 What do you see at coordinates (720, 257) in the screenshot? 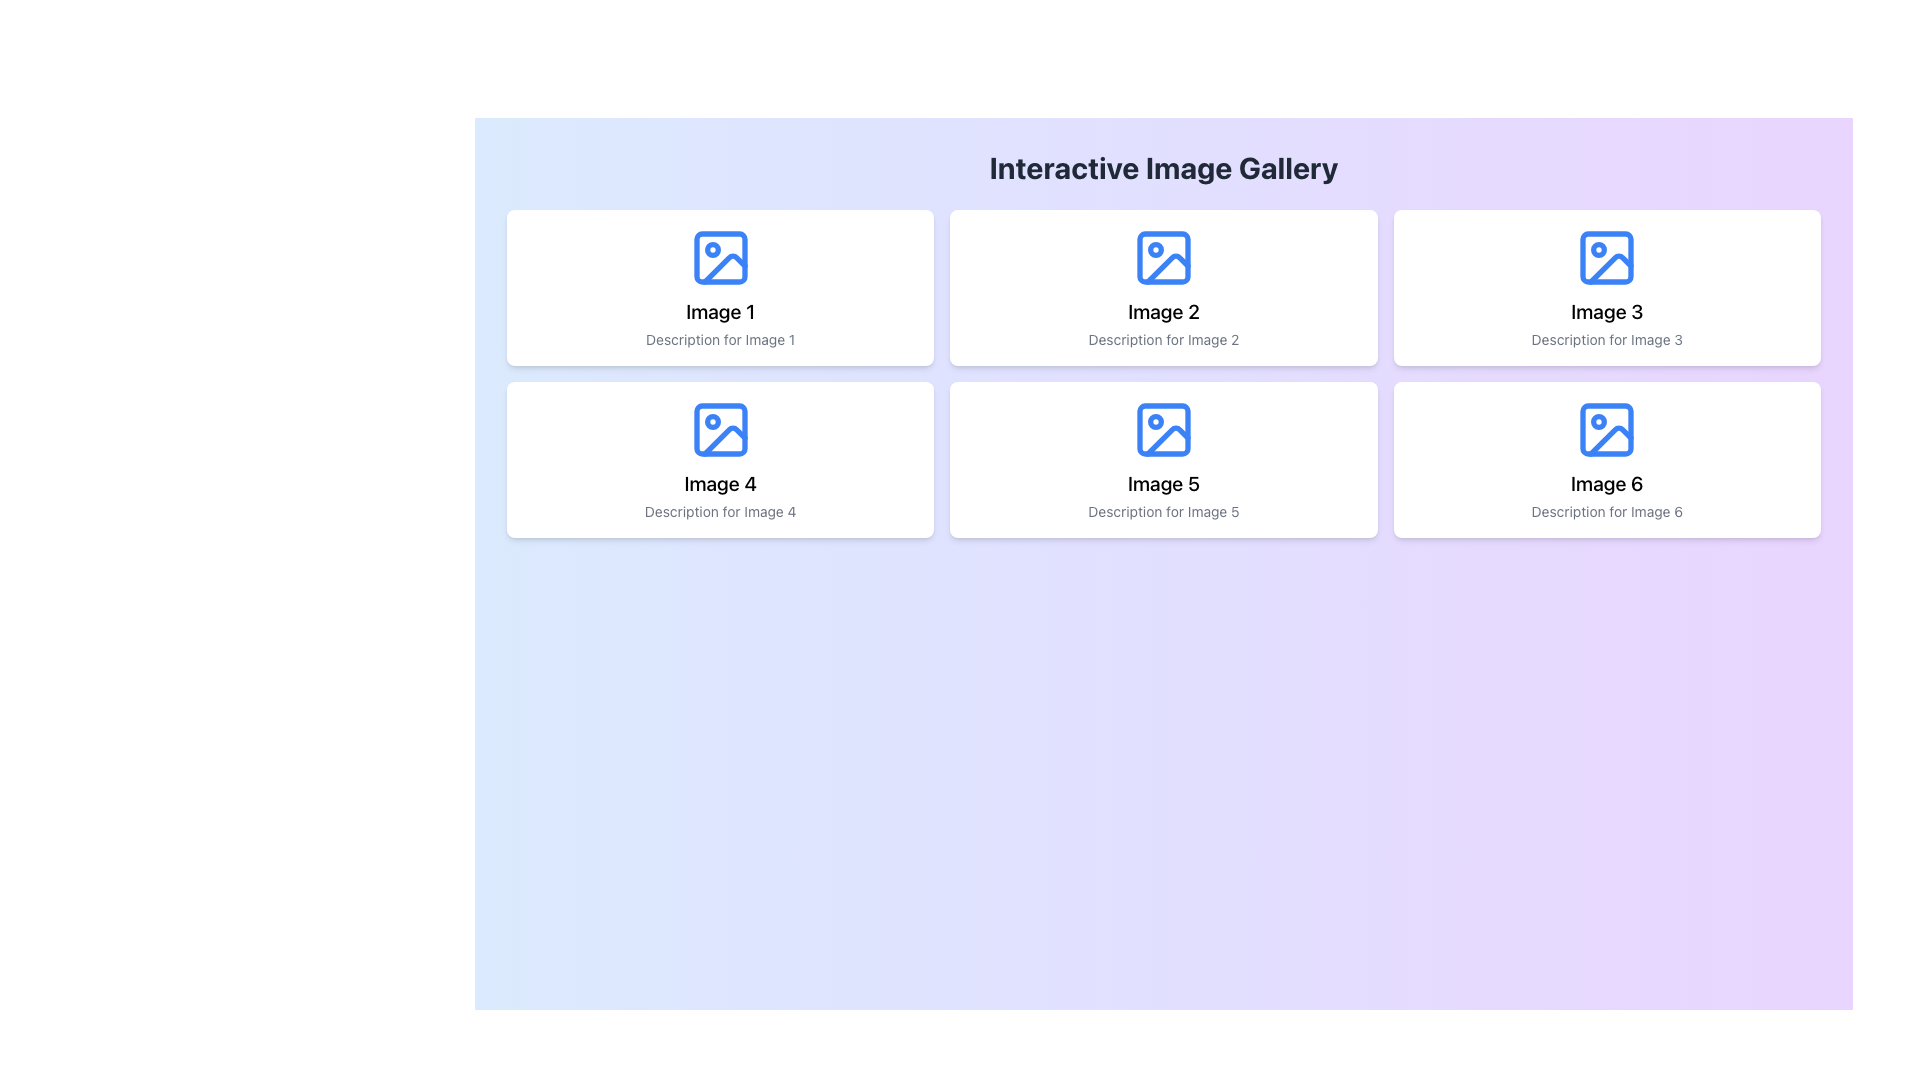
I see `the icon styled as an image placeholder, located at the top center of the card labeled 'Image 1', which features a white background and shadow effect` at bounding box center [720, 257].